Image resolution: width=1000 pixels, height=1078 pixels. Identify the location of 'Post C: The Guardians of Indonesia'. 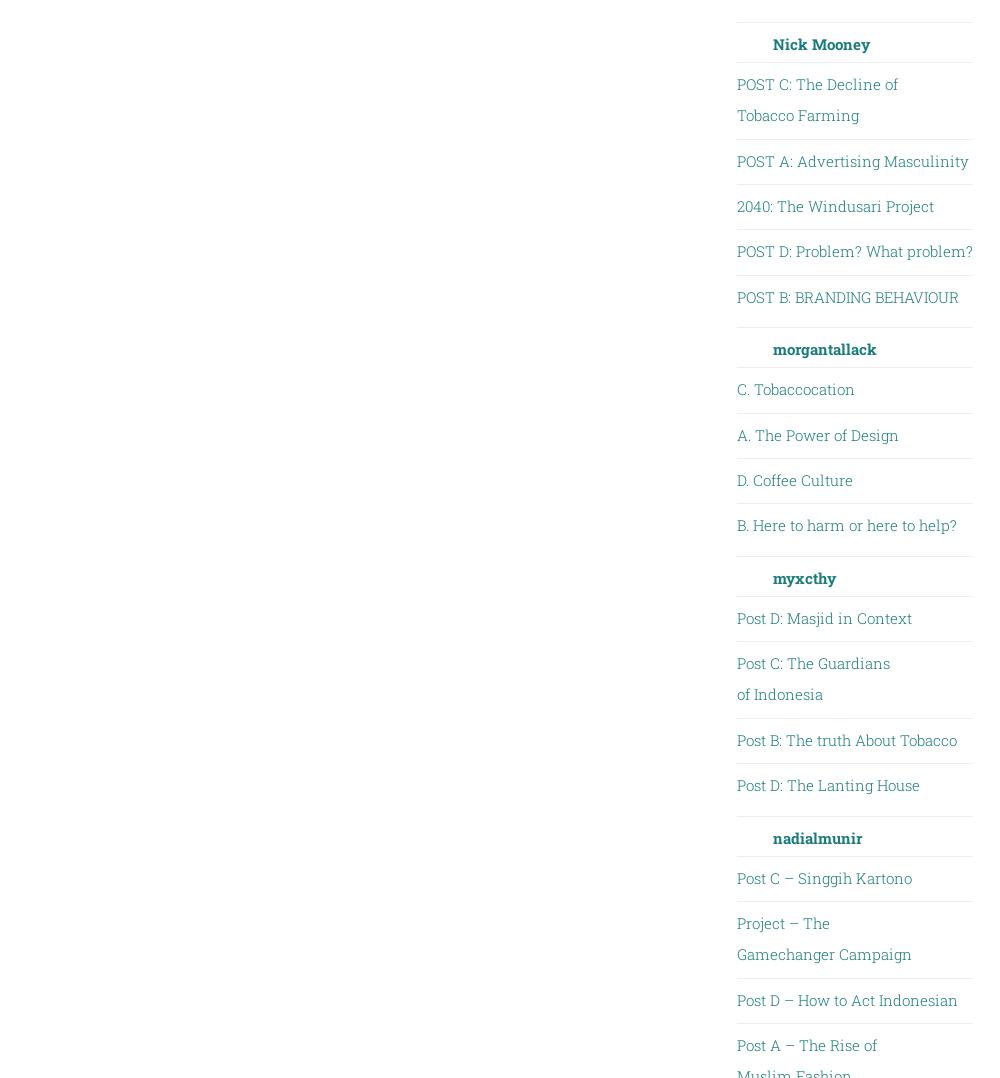
(812, 678).